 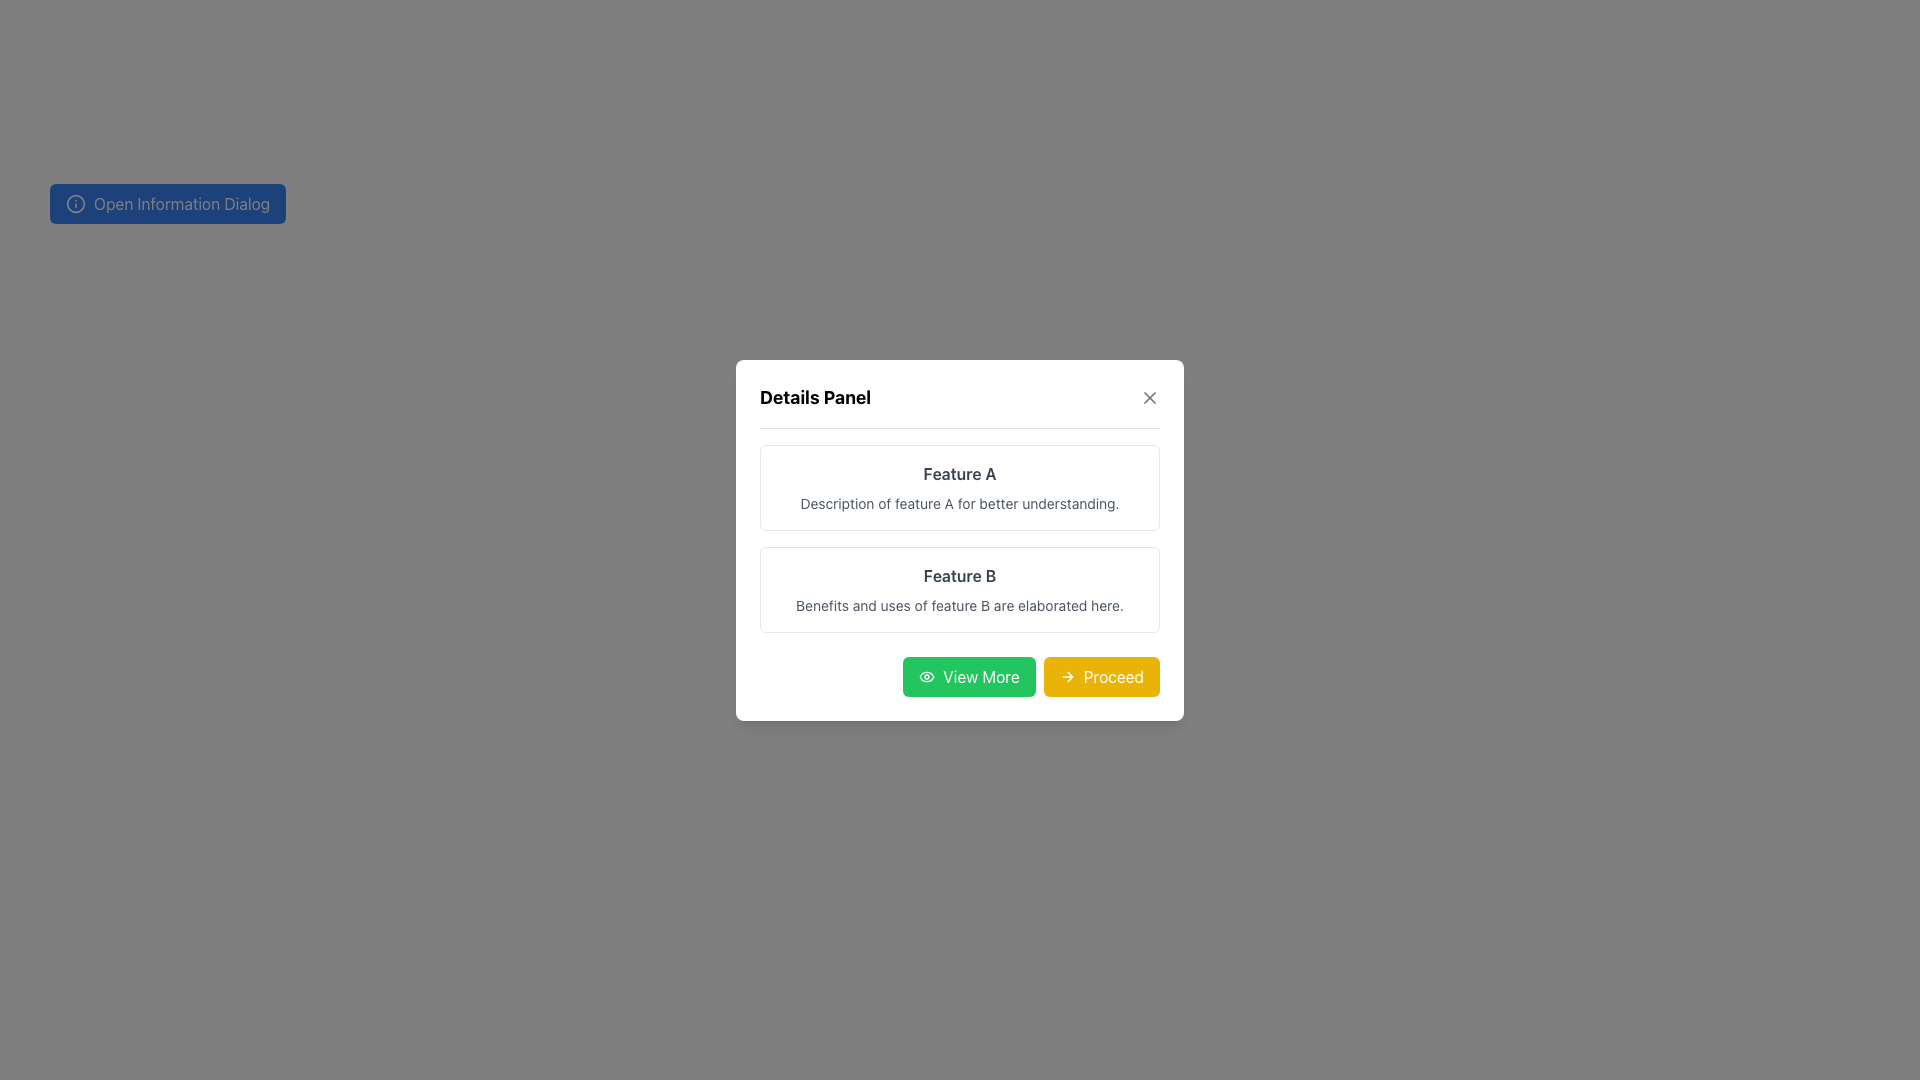 I want to click on the visibility icon located on the left side of the 'View More' button in the 'Details Panel' dialog box, so click(x=926, y=675).